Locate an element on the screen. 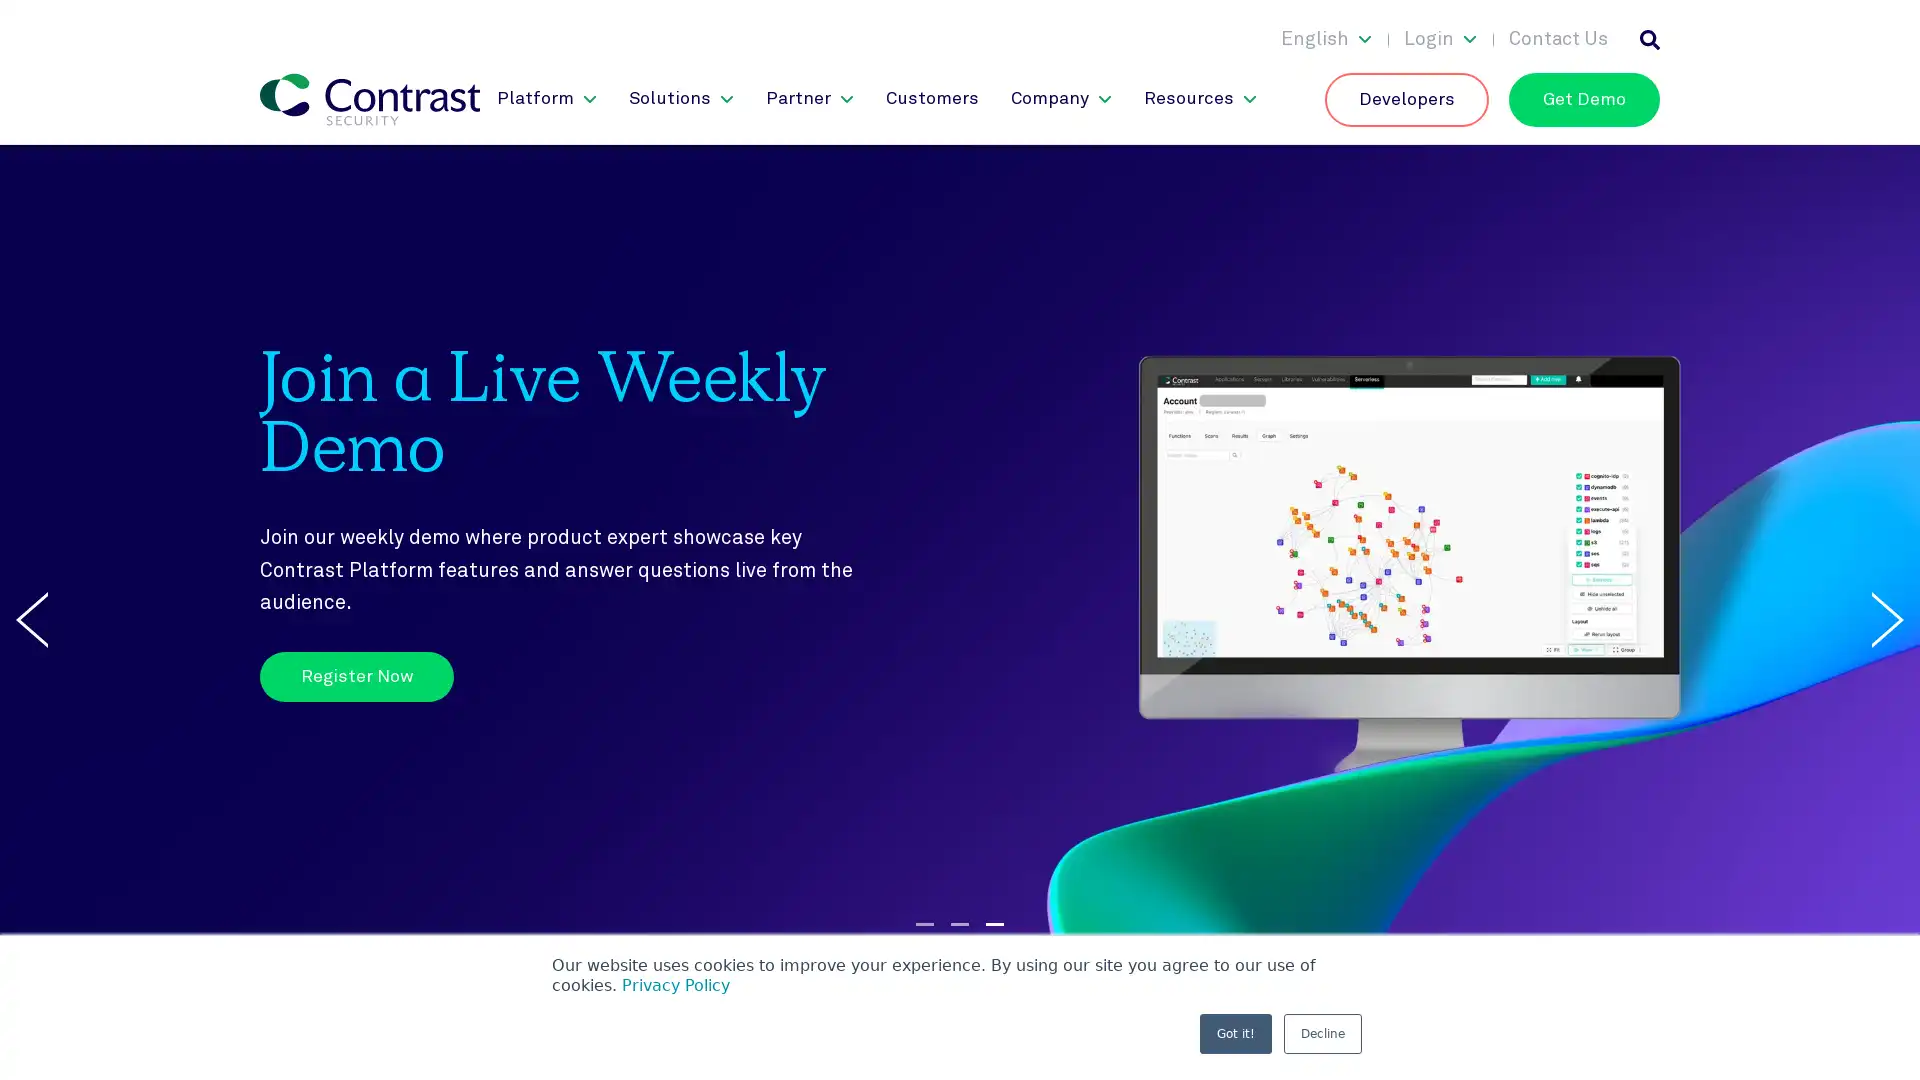  Decline is located at coordinates (1323, 1033).